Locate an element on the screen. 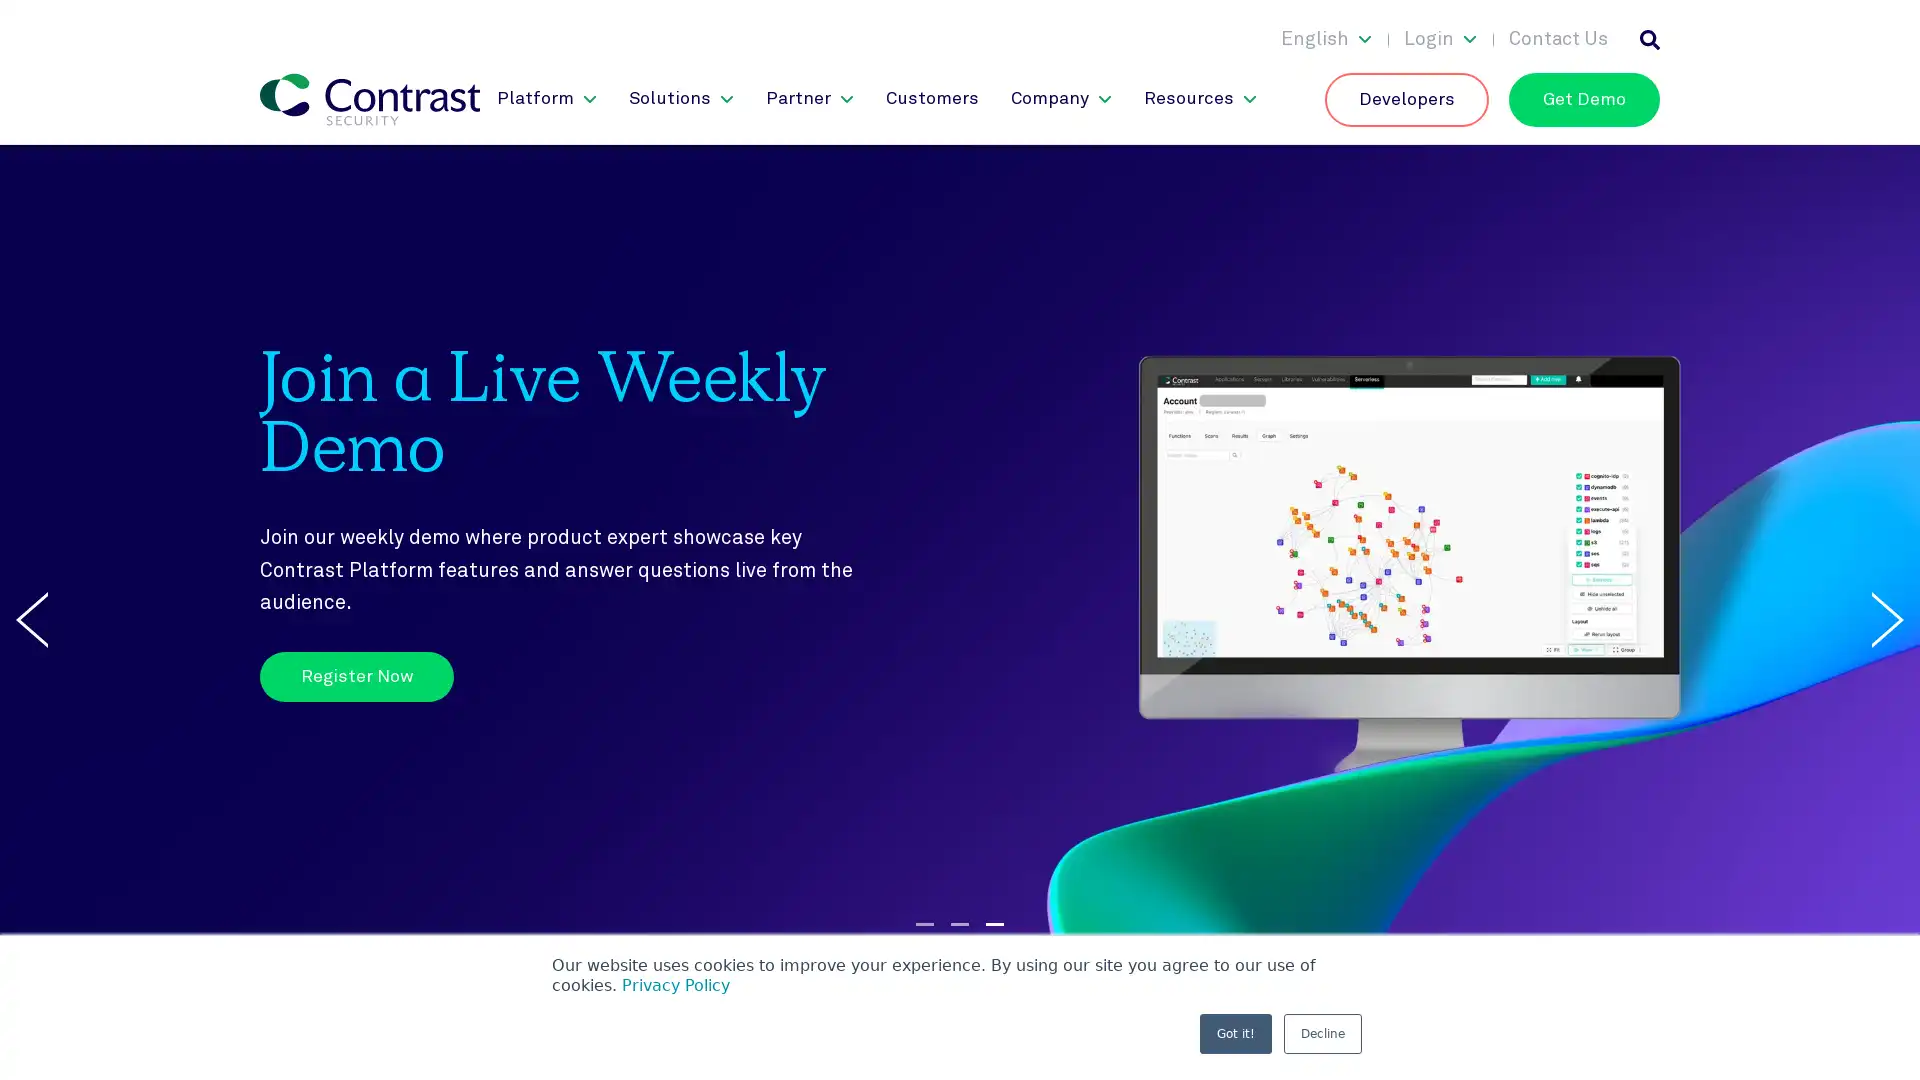  Decline is located at coordinates (1323, 1033).